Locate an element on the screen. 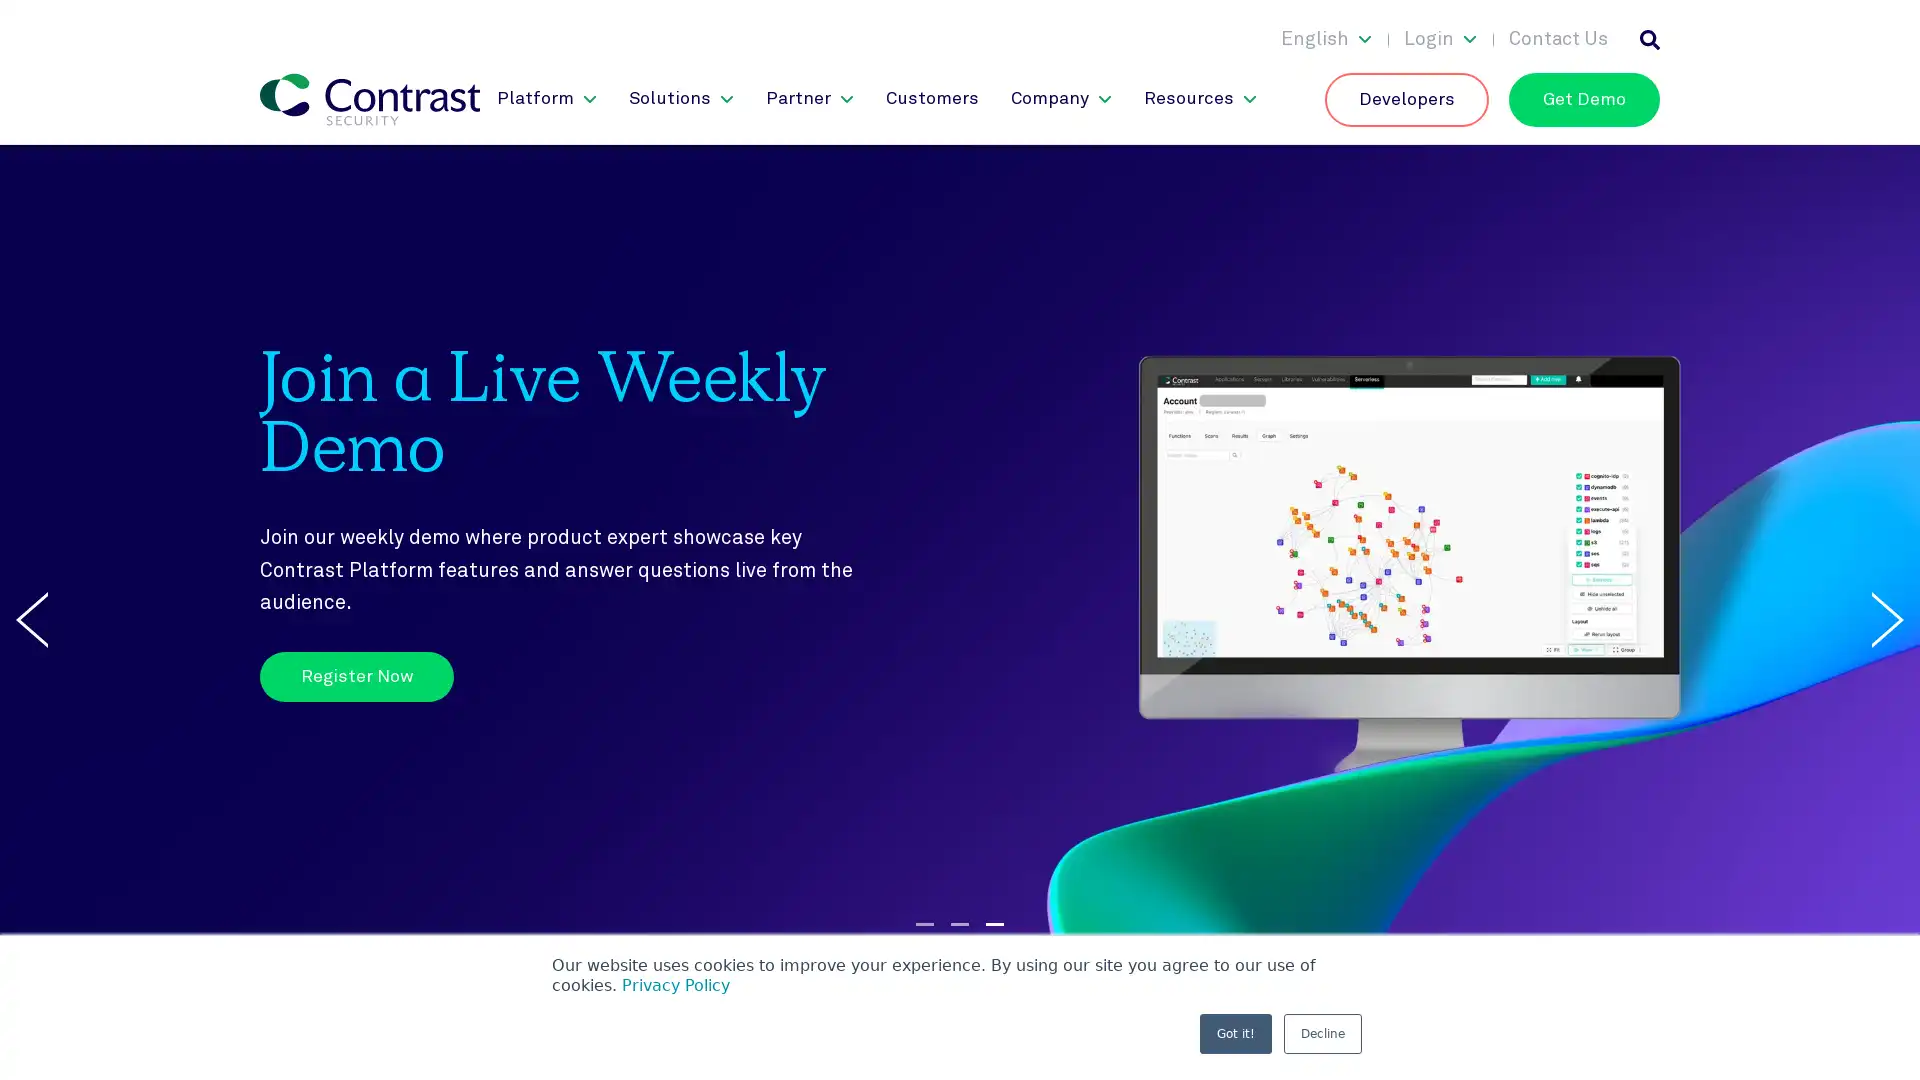  Decline is located at coordinates (1323, 1033).